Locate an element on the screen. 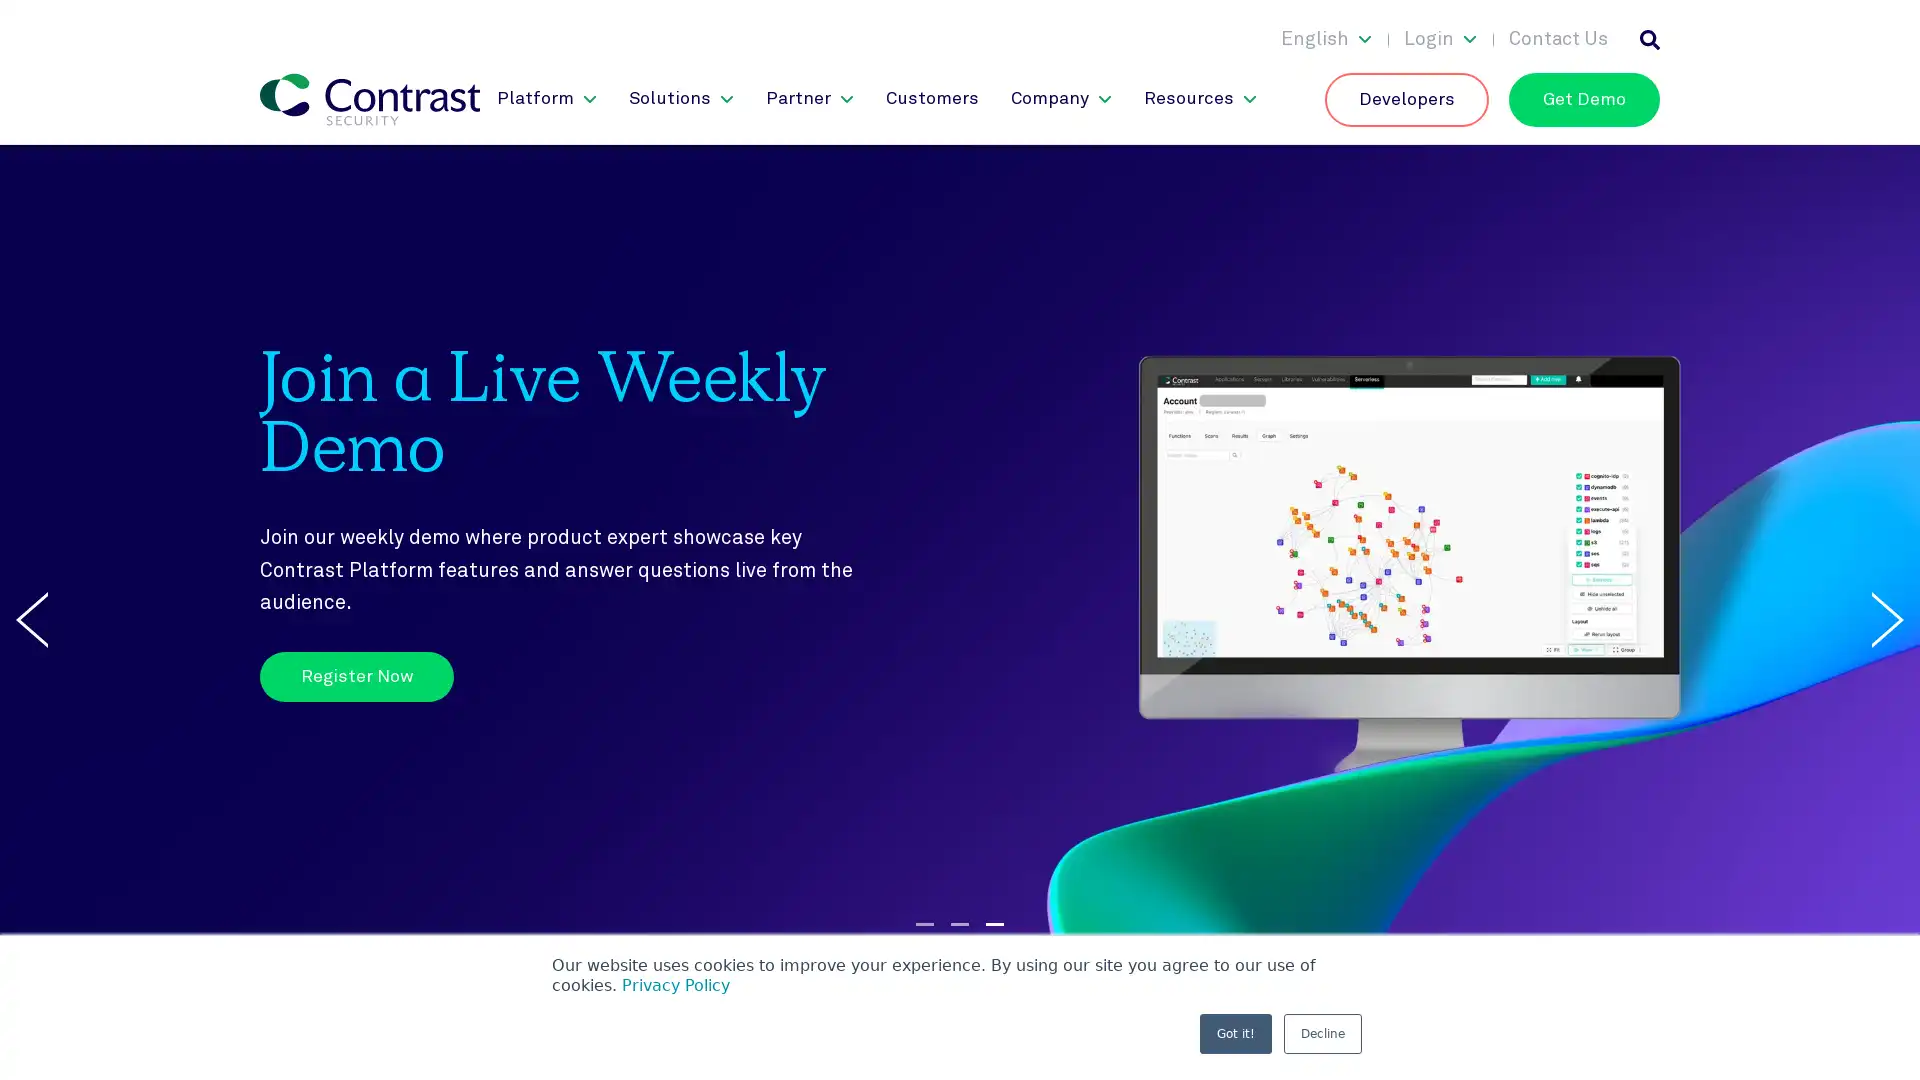  Decline is located at coordinates (1323, 1033).